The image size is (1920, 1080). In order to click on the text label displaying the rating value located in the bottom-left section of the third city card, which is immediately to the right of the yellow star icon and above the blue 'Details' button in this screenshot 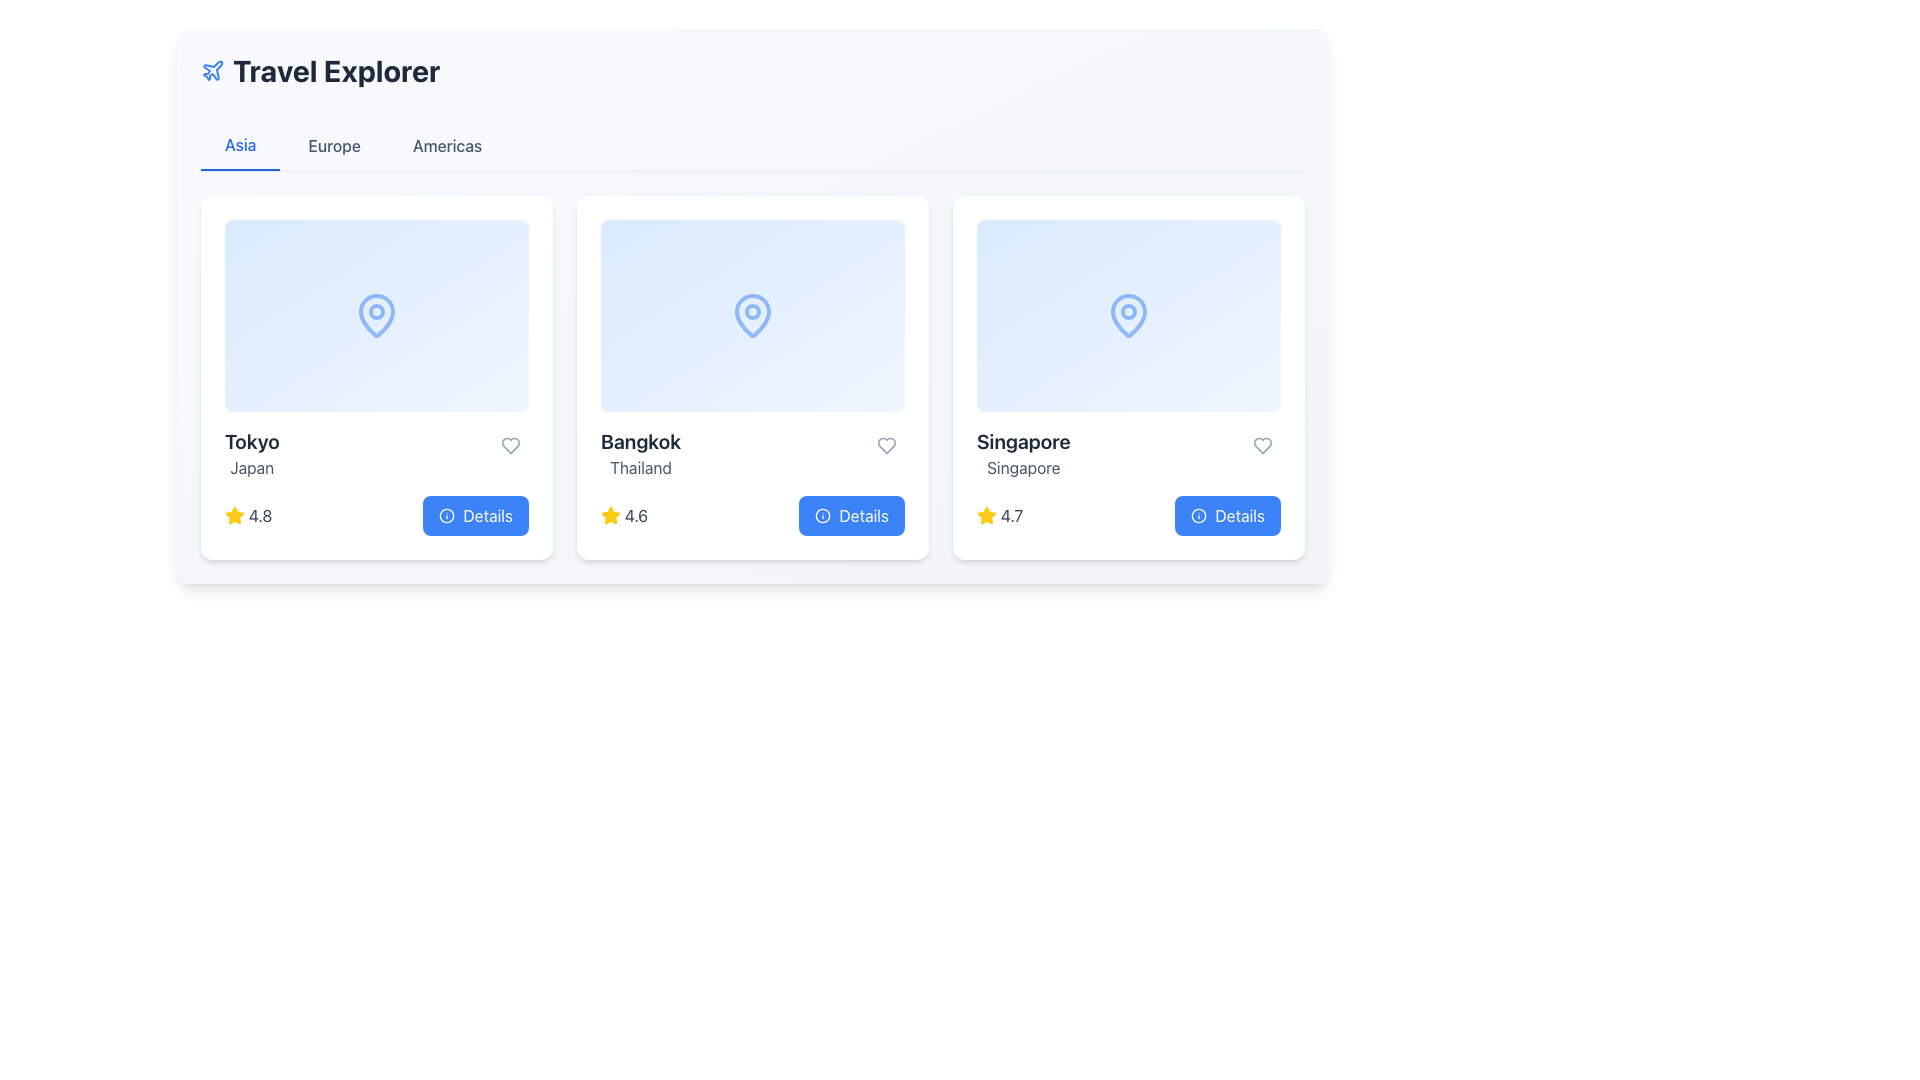, I will do `click(1012, 515)`.